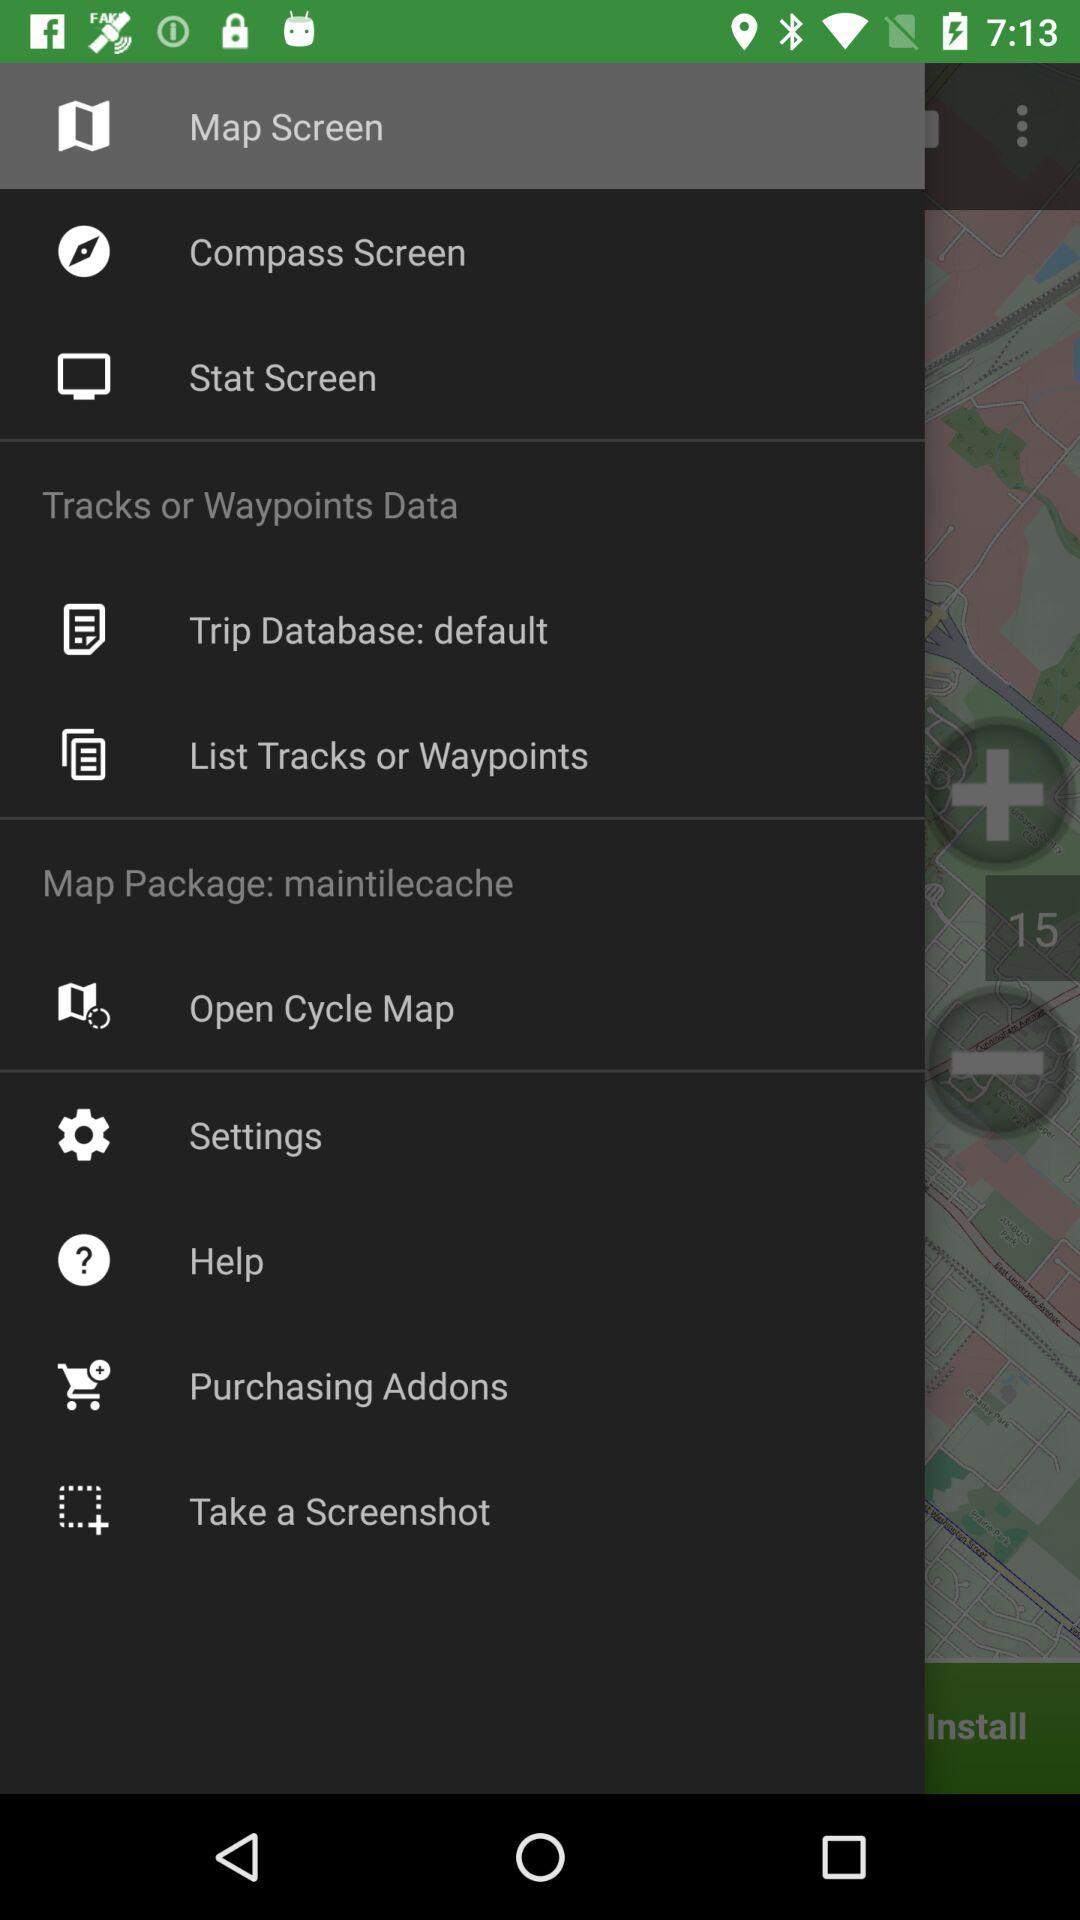  I want to click on the add icon, so click(998, 792).